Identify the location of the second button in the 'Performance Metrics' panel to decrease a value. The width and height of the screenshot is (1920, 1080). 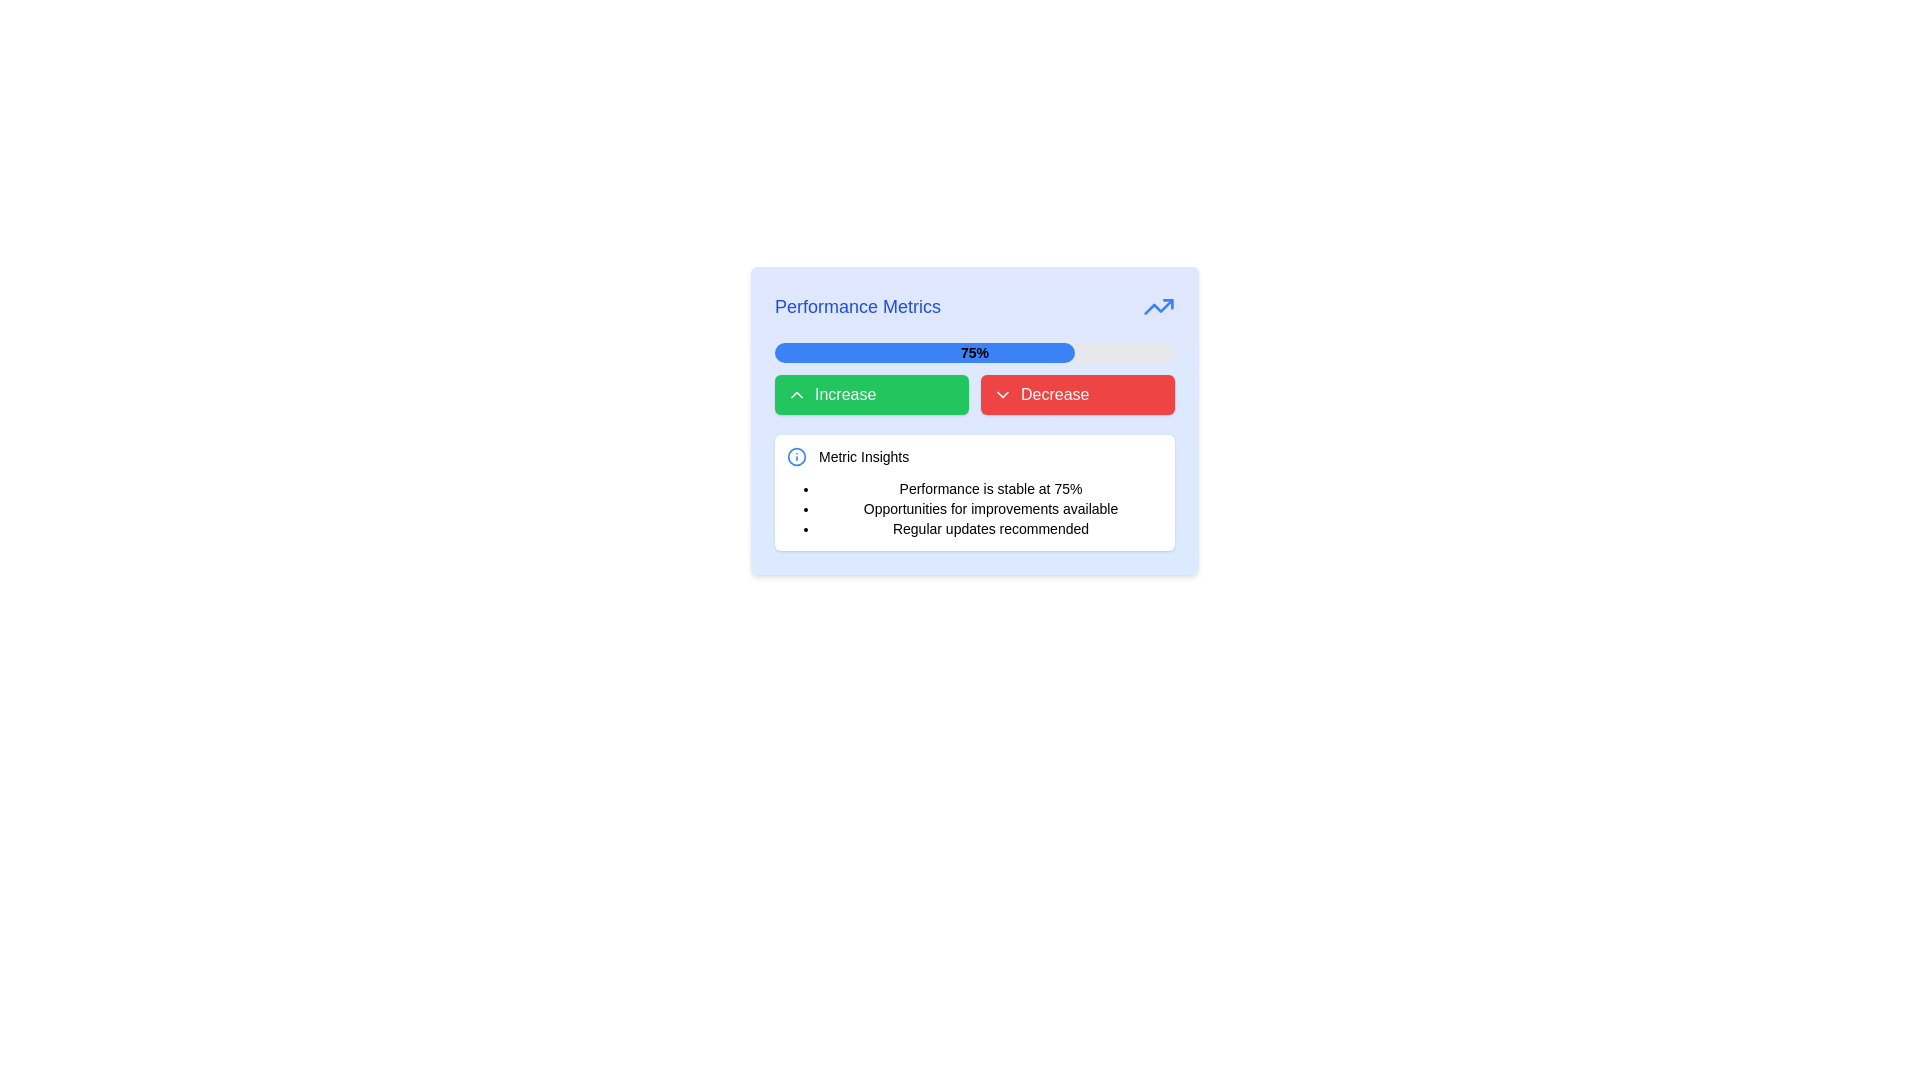
(1077, 394).